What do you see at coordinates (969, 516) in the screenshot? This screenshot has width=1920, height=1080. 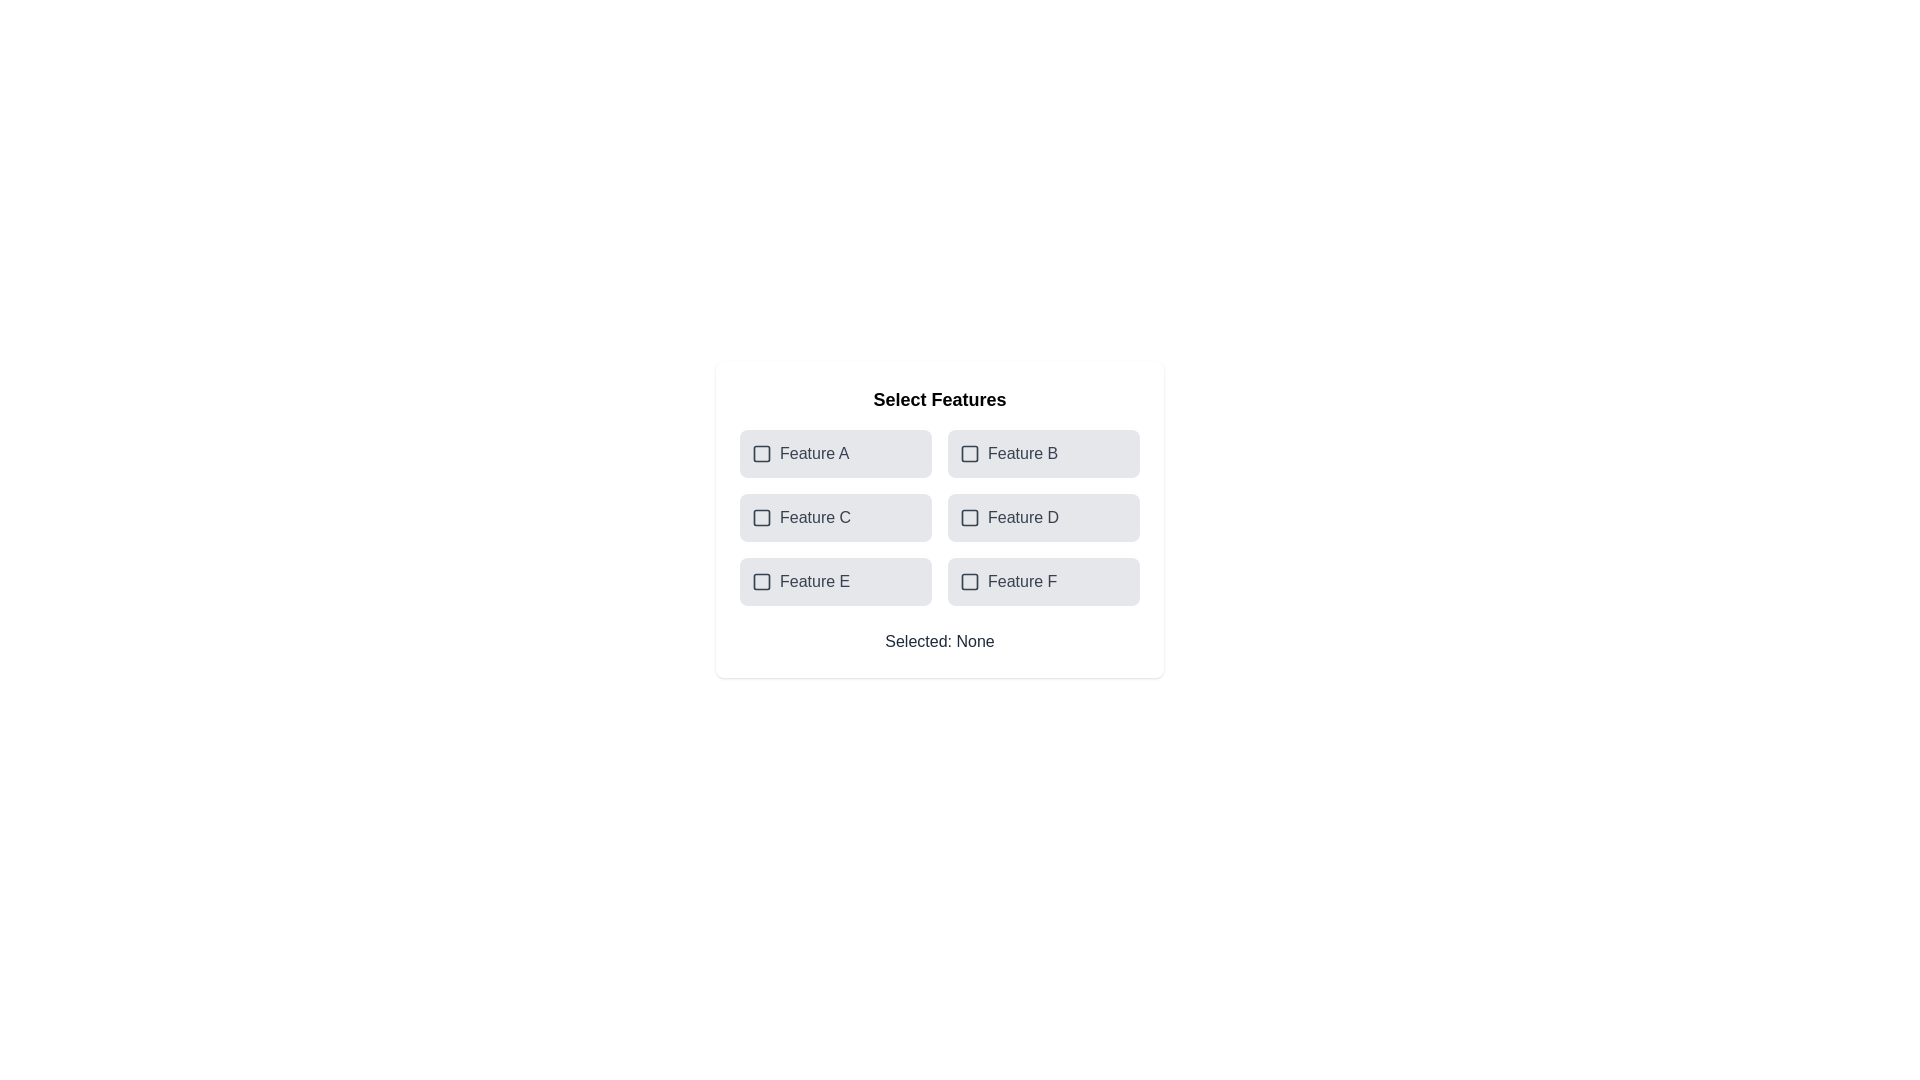 I see `the Checkbox for 'Feature D', which is a small square with rounded corners located in the second column of the second row in the grid of selectable features for visual feedback` at bounding box center [969, 516].